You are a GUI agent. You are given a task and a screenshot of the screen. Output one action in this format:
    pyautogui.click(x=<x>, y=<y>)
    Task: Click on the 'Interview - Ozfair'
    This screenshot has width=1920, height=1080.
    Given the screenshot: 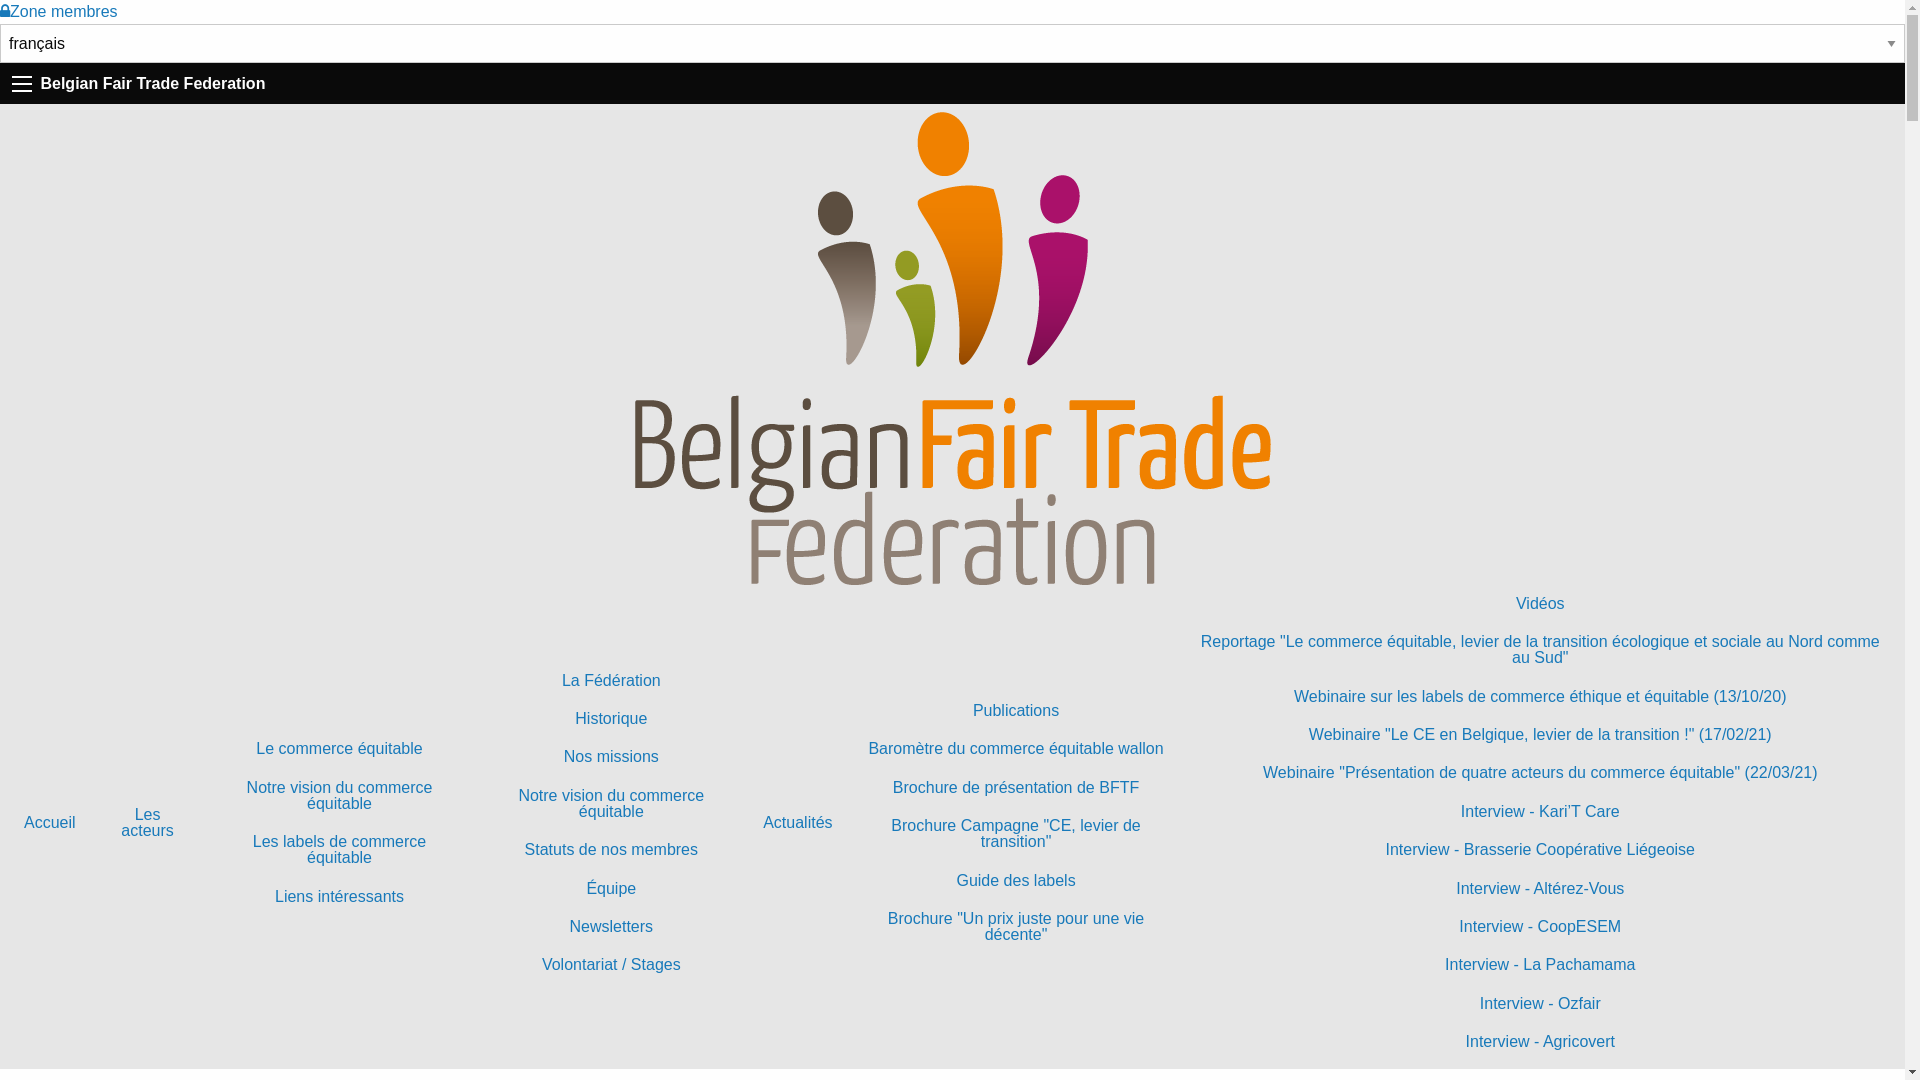 What is the action you would take?
    pyautogui.click(x=1539, y=1003)
    